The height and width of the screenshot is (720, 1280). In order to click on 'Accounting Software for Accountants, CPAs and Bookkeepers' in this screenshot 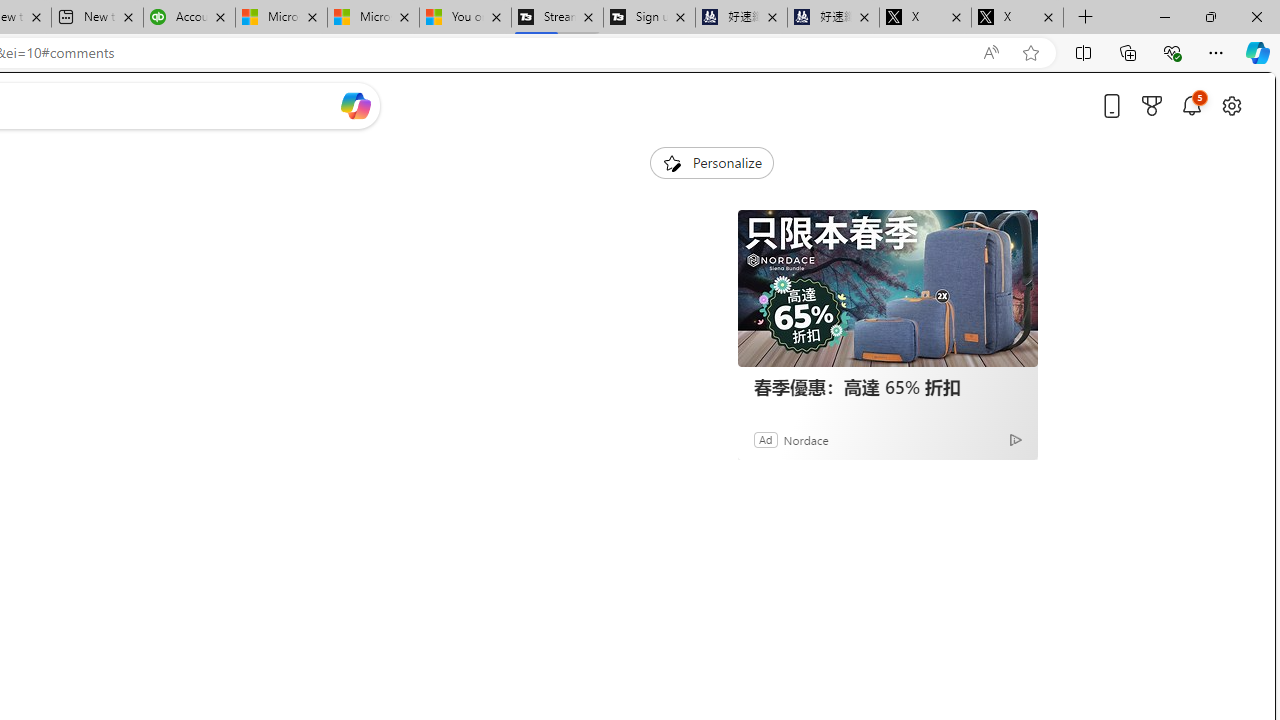, I will do `click(189, 17)`.